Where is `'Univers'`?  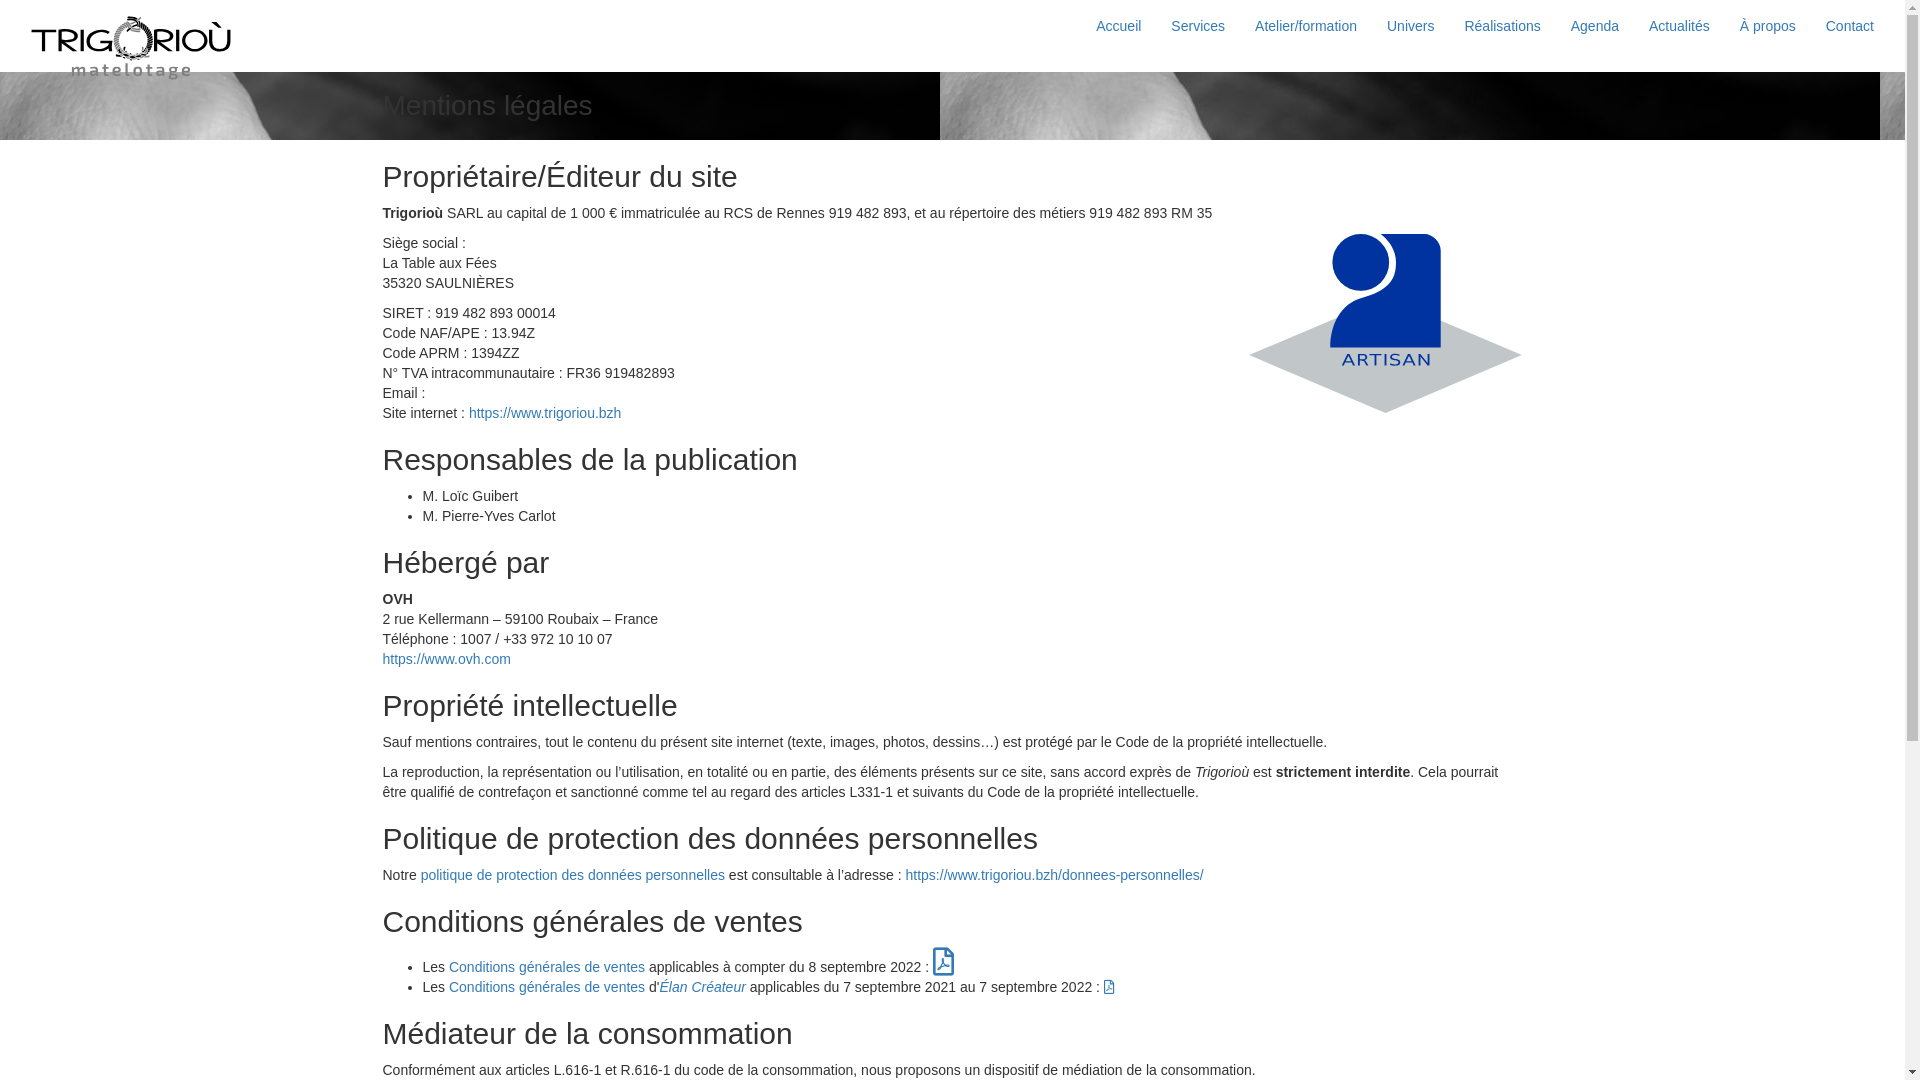
'Univers' is located at coordinates (1409, 26).